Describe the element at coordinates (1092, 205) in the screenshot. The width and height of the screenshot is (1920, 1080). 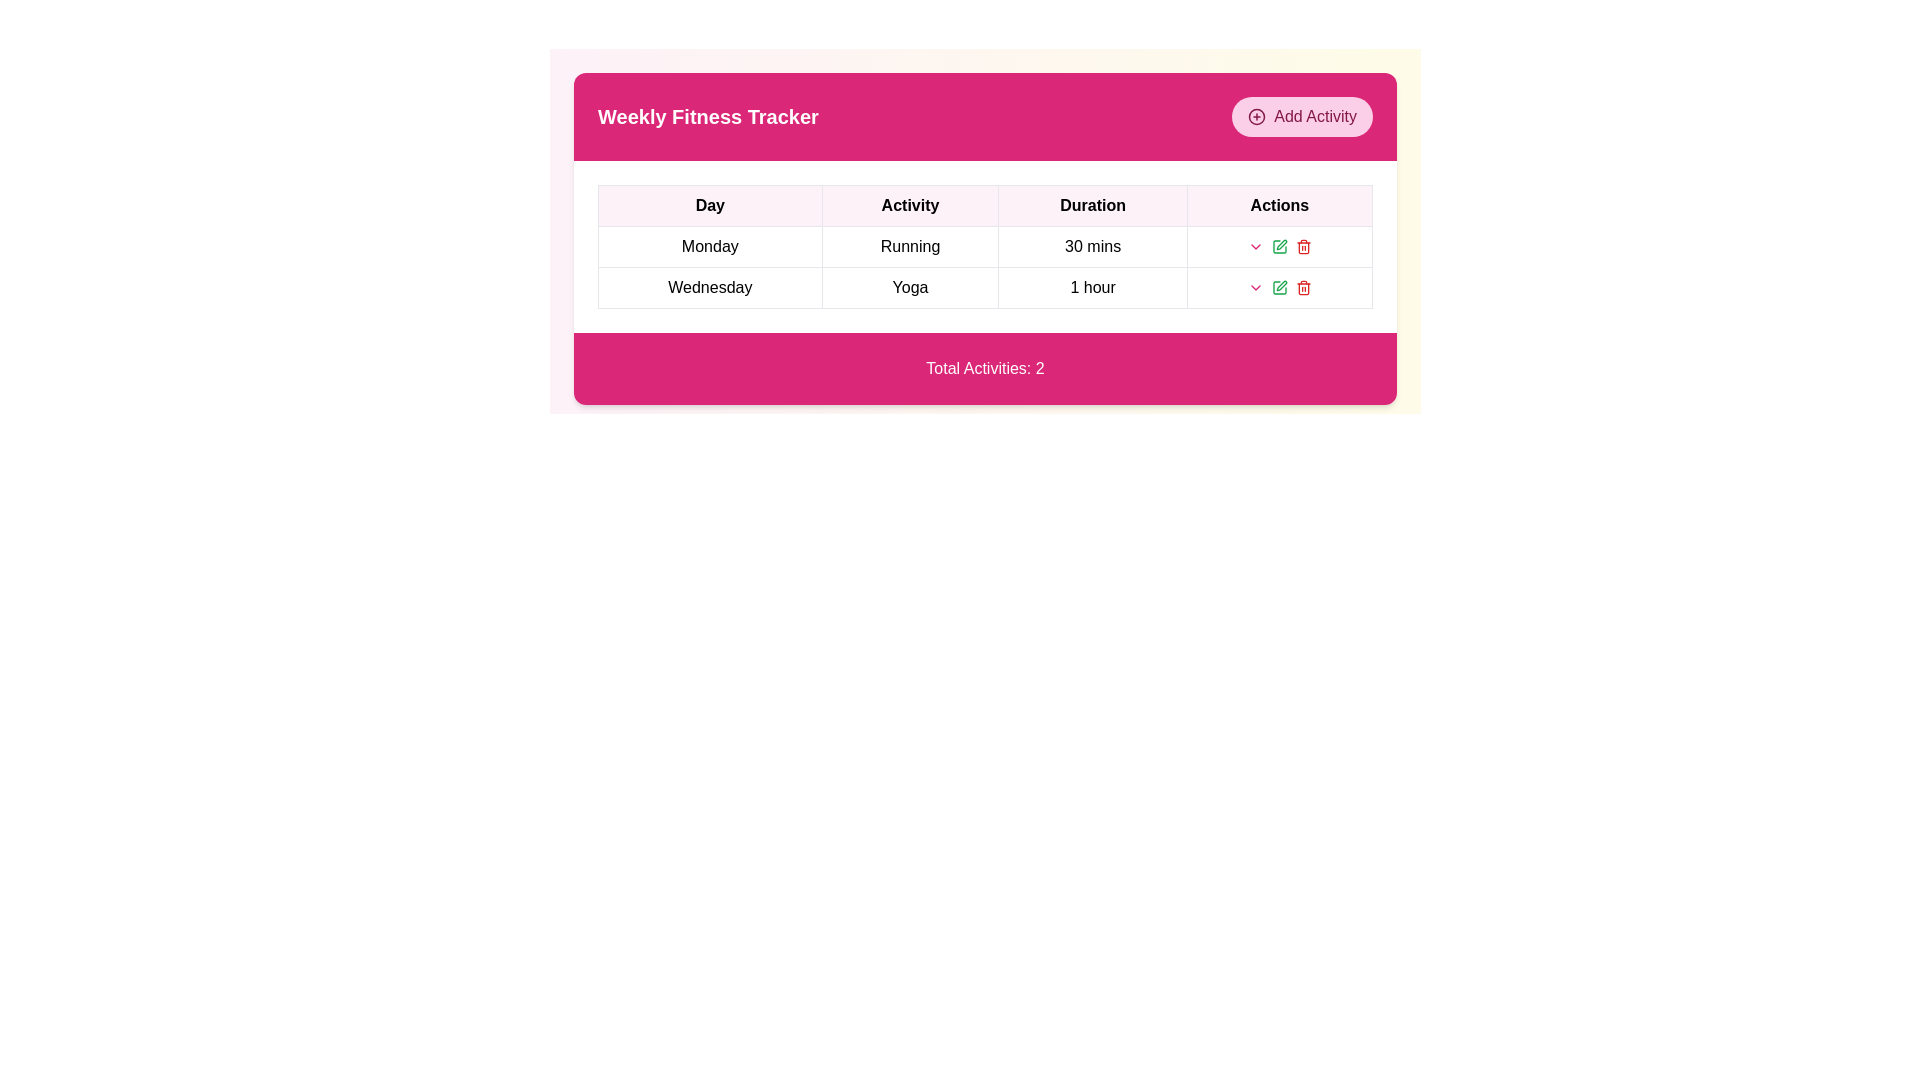
I see `the third column header of the table that indicates the duration of activities` at that location.